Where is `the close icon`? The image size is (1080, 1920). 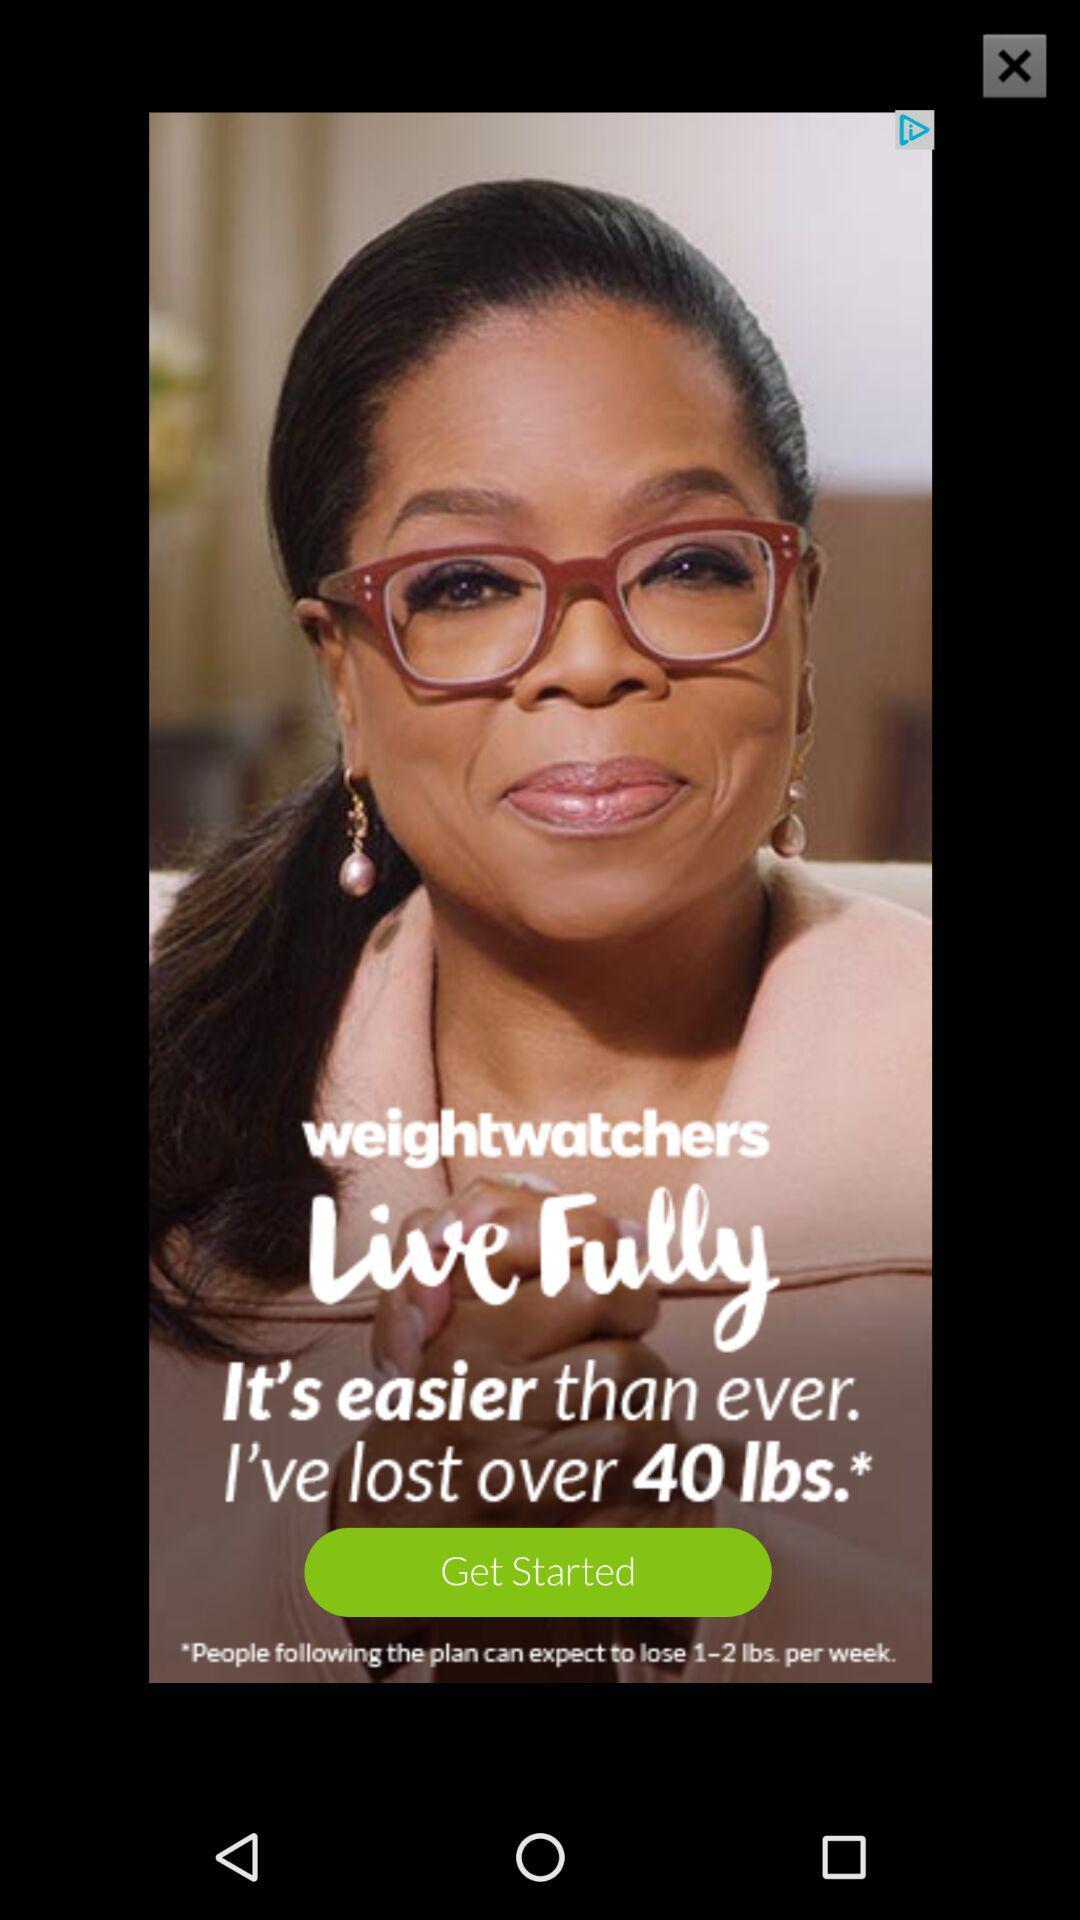 the close icon is located at coordinates (1014, 70).